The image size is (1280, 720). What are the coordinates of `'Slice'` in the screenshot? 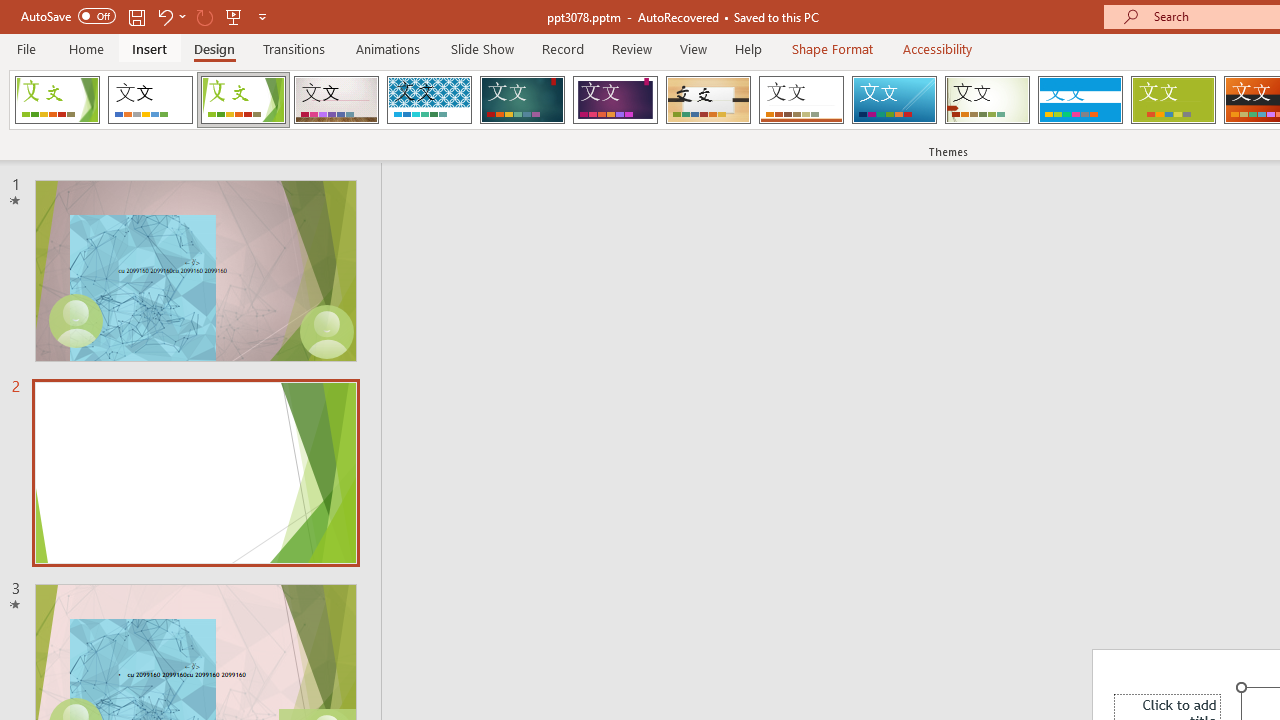 It's located at (893, 100).